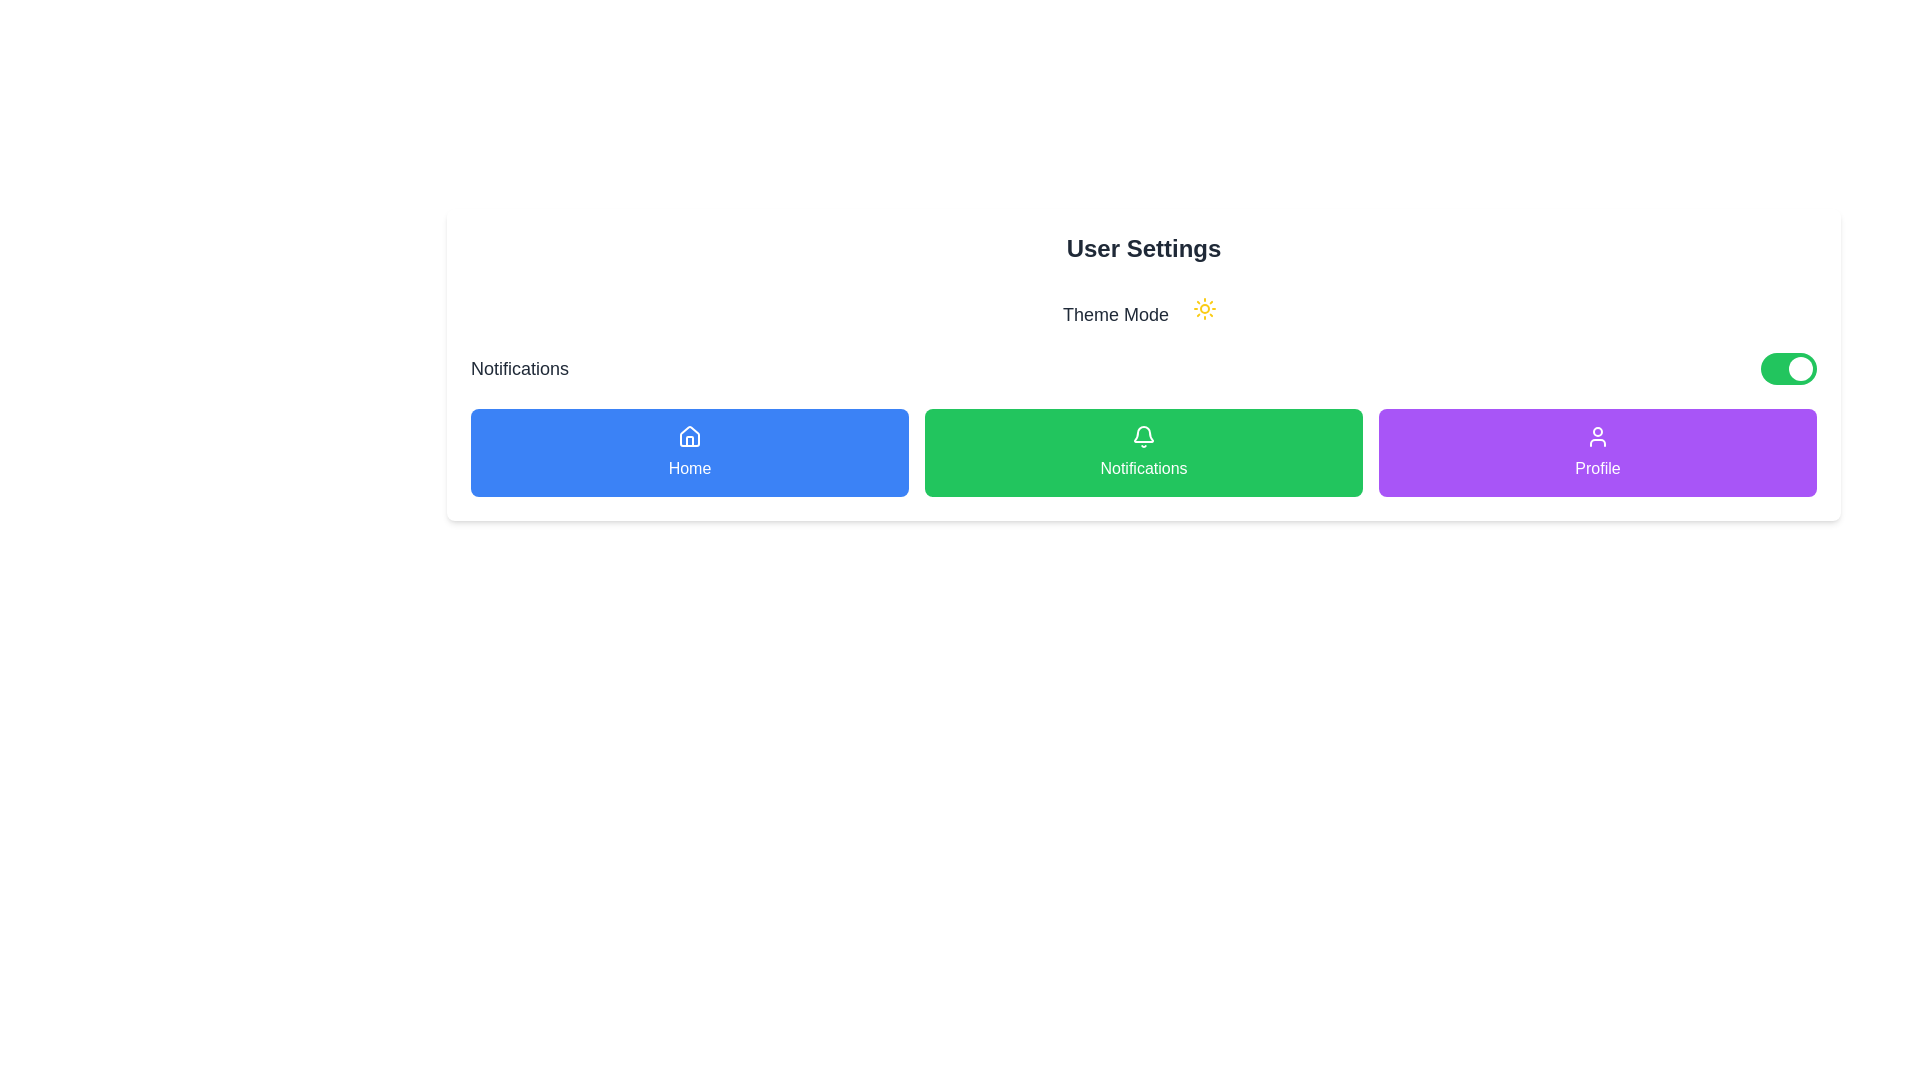  What do you see at coordinates (1143, 452) in the screenshot?
I see `the second button in a row of three, located between the 'Home' button (blue background) and the 'Profile' button (purple background)` at bounding box center [1143, 452].